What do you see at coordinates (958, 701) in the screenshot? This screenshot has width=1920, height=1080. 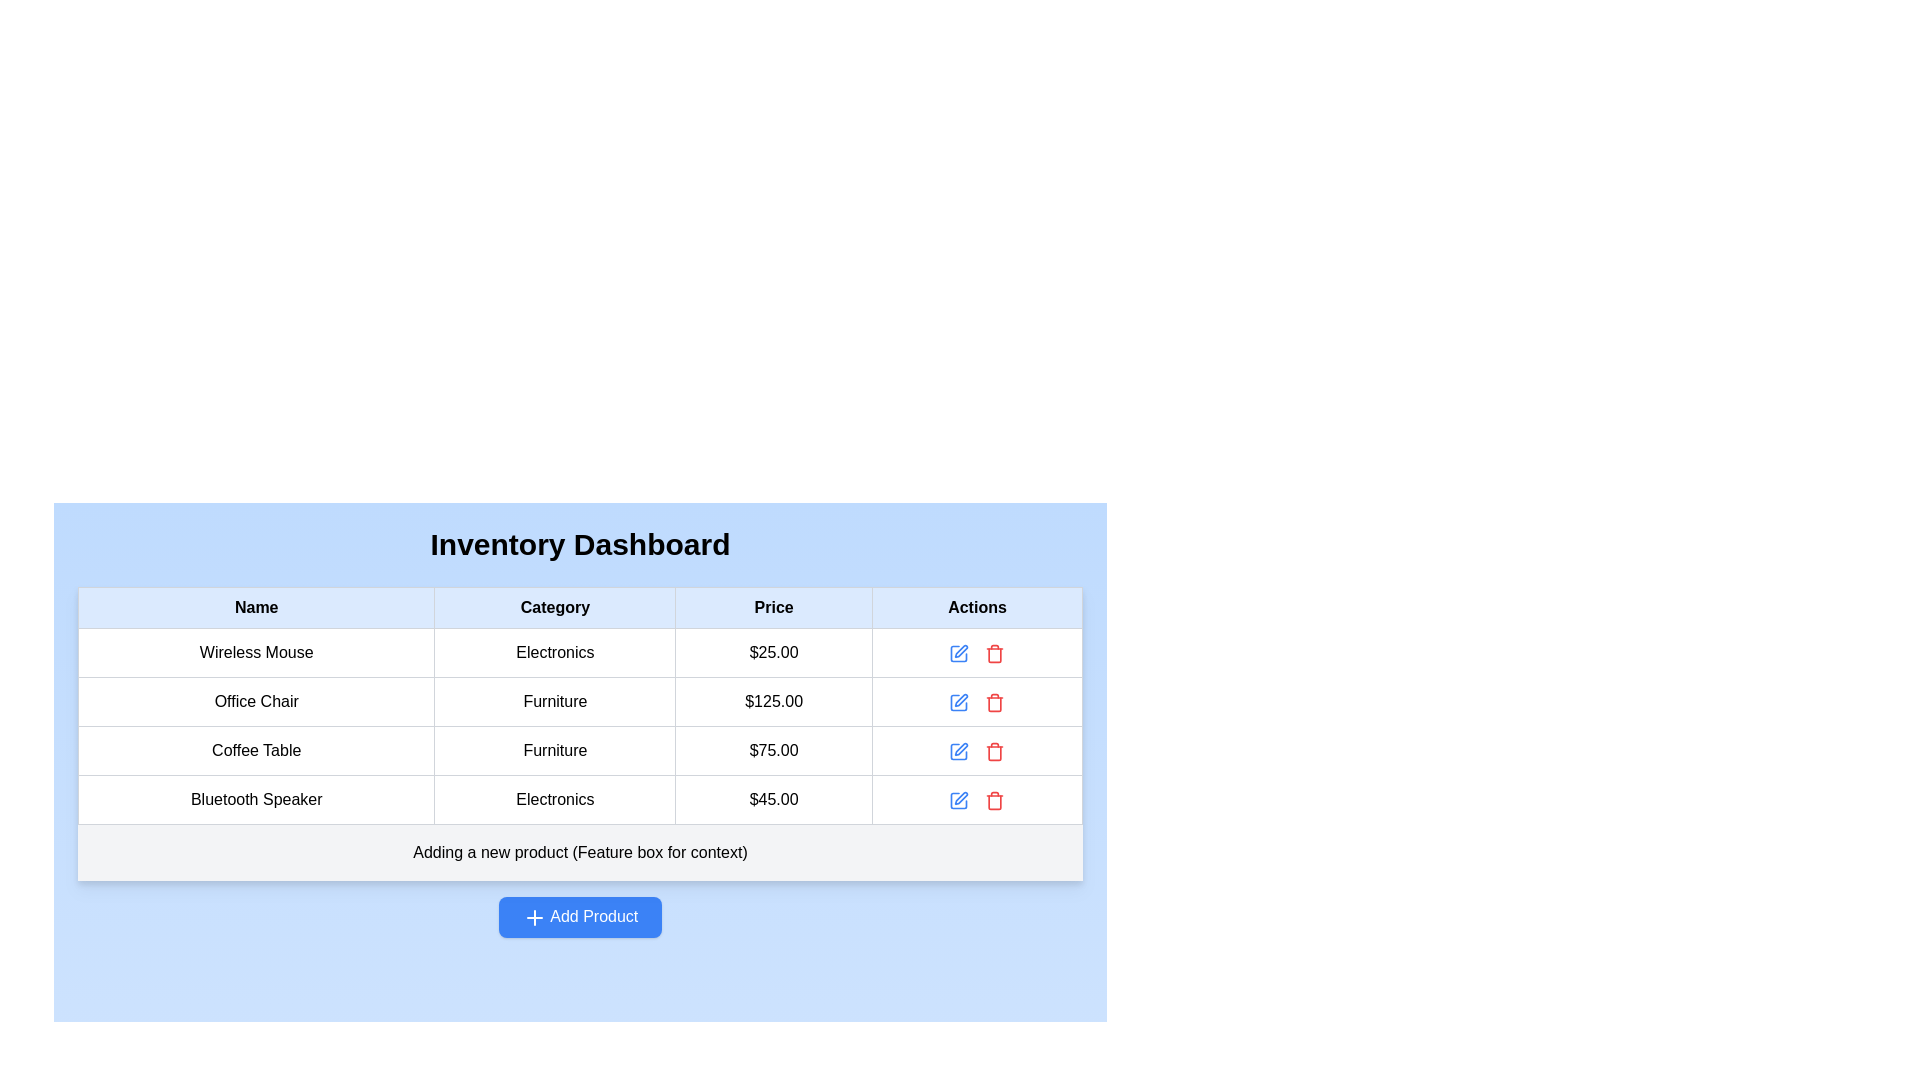 I see `the edit button located in the 'Actions' column of the second row corresponding to the 'Office Chair' entry to initiate an edit action` at bounding box center [958, 701].